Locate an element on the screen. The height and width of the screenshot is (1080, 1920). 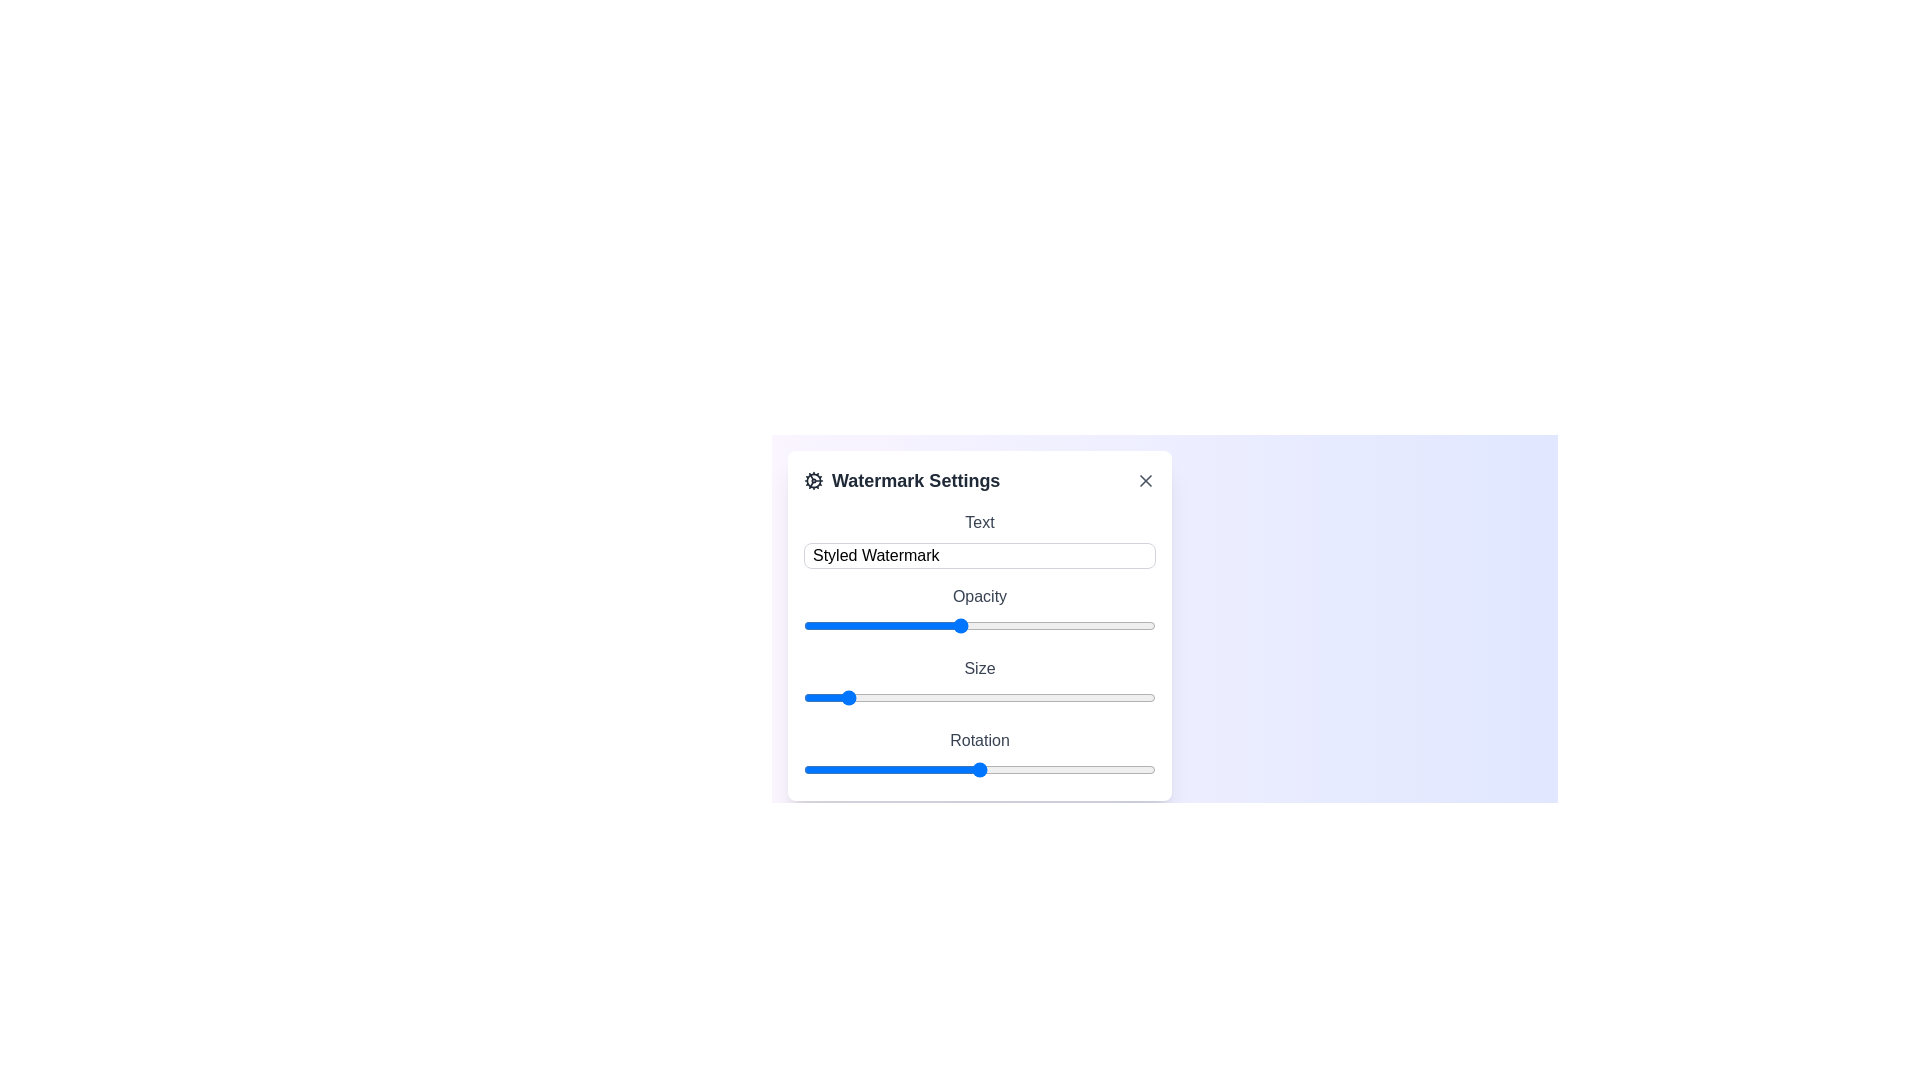
the size is located at coordinates (804, 697).